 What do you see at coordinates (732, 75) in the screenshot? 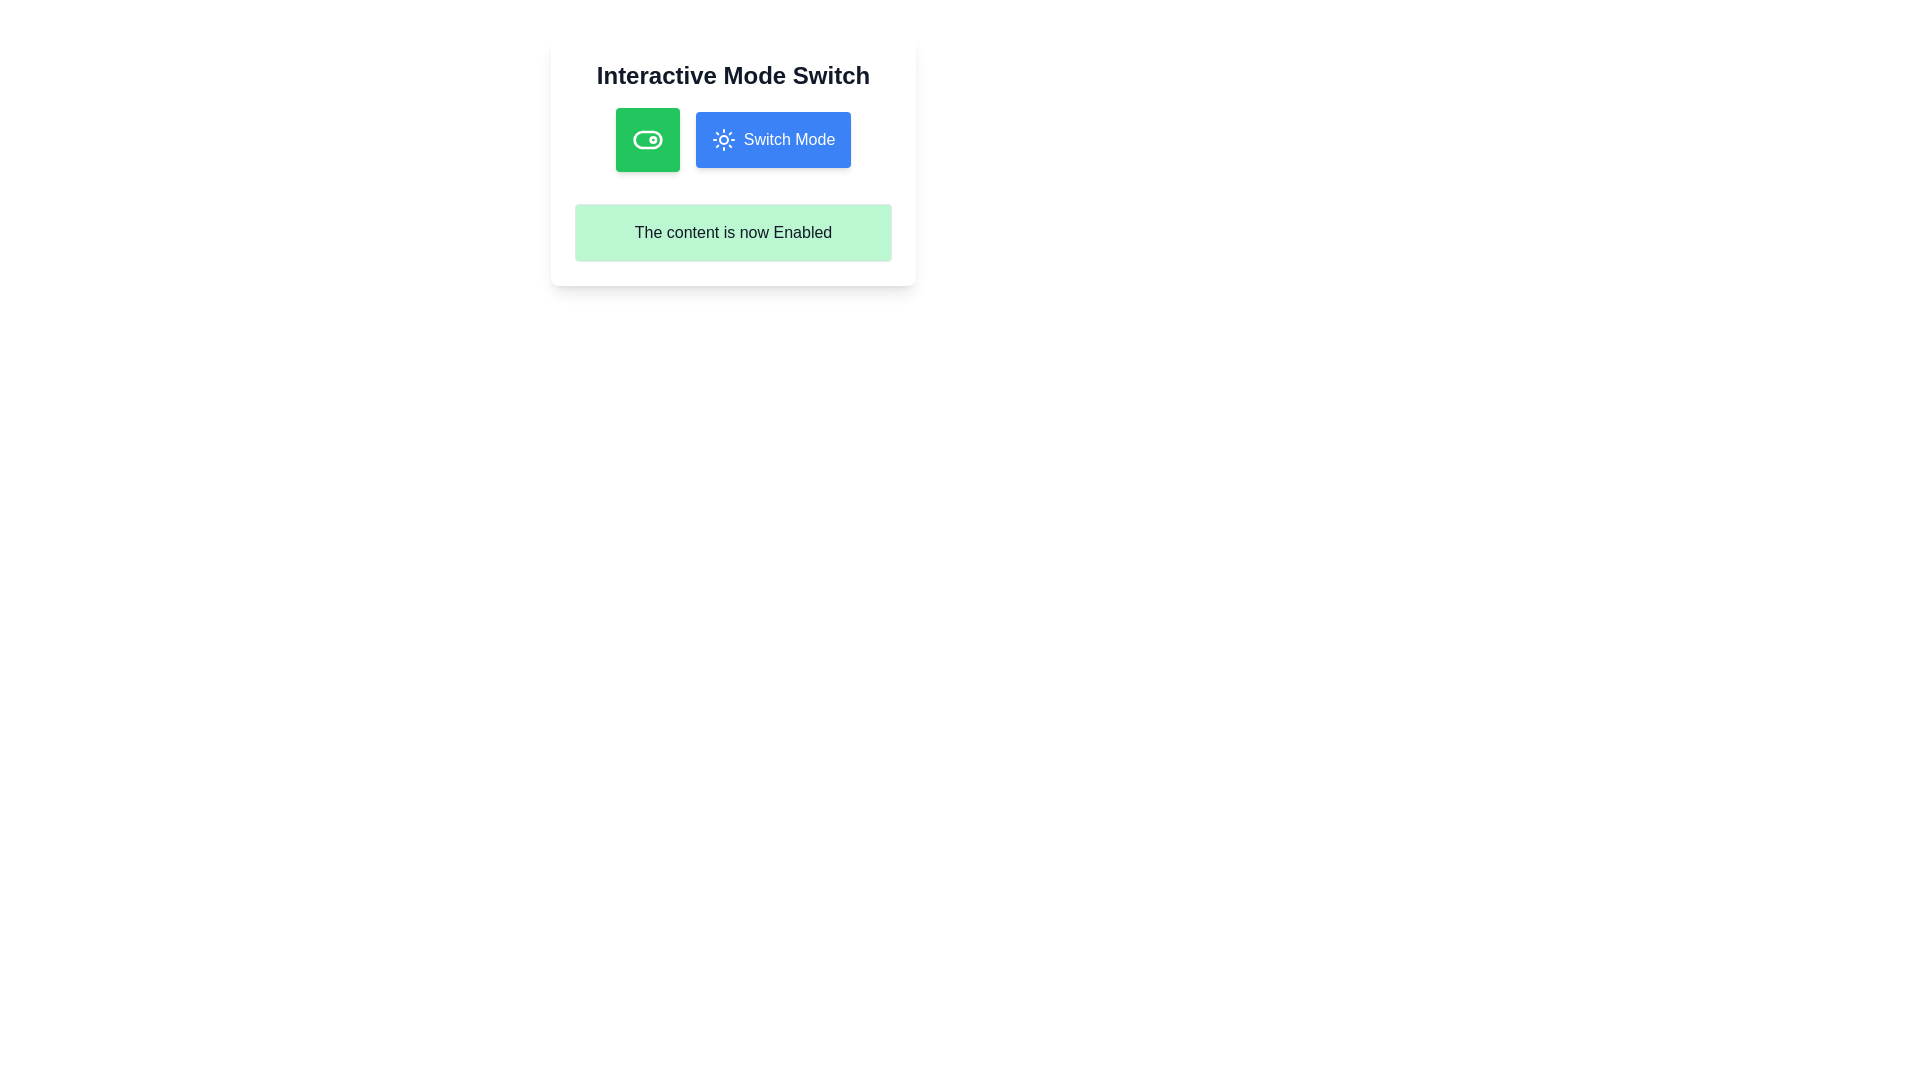
I see `the title text element located at the top center of the card layout` at bounding box center [732, 75].